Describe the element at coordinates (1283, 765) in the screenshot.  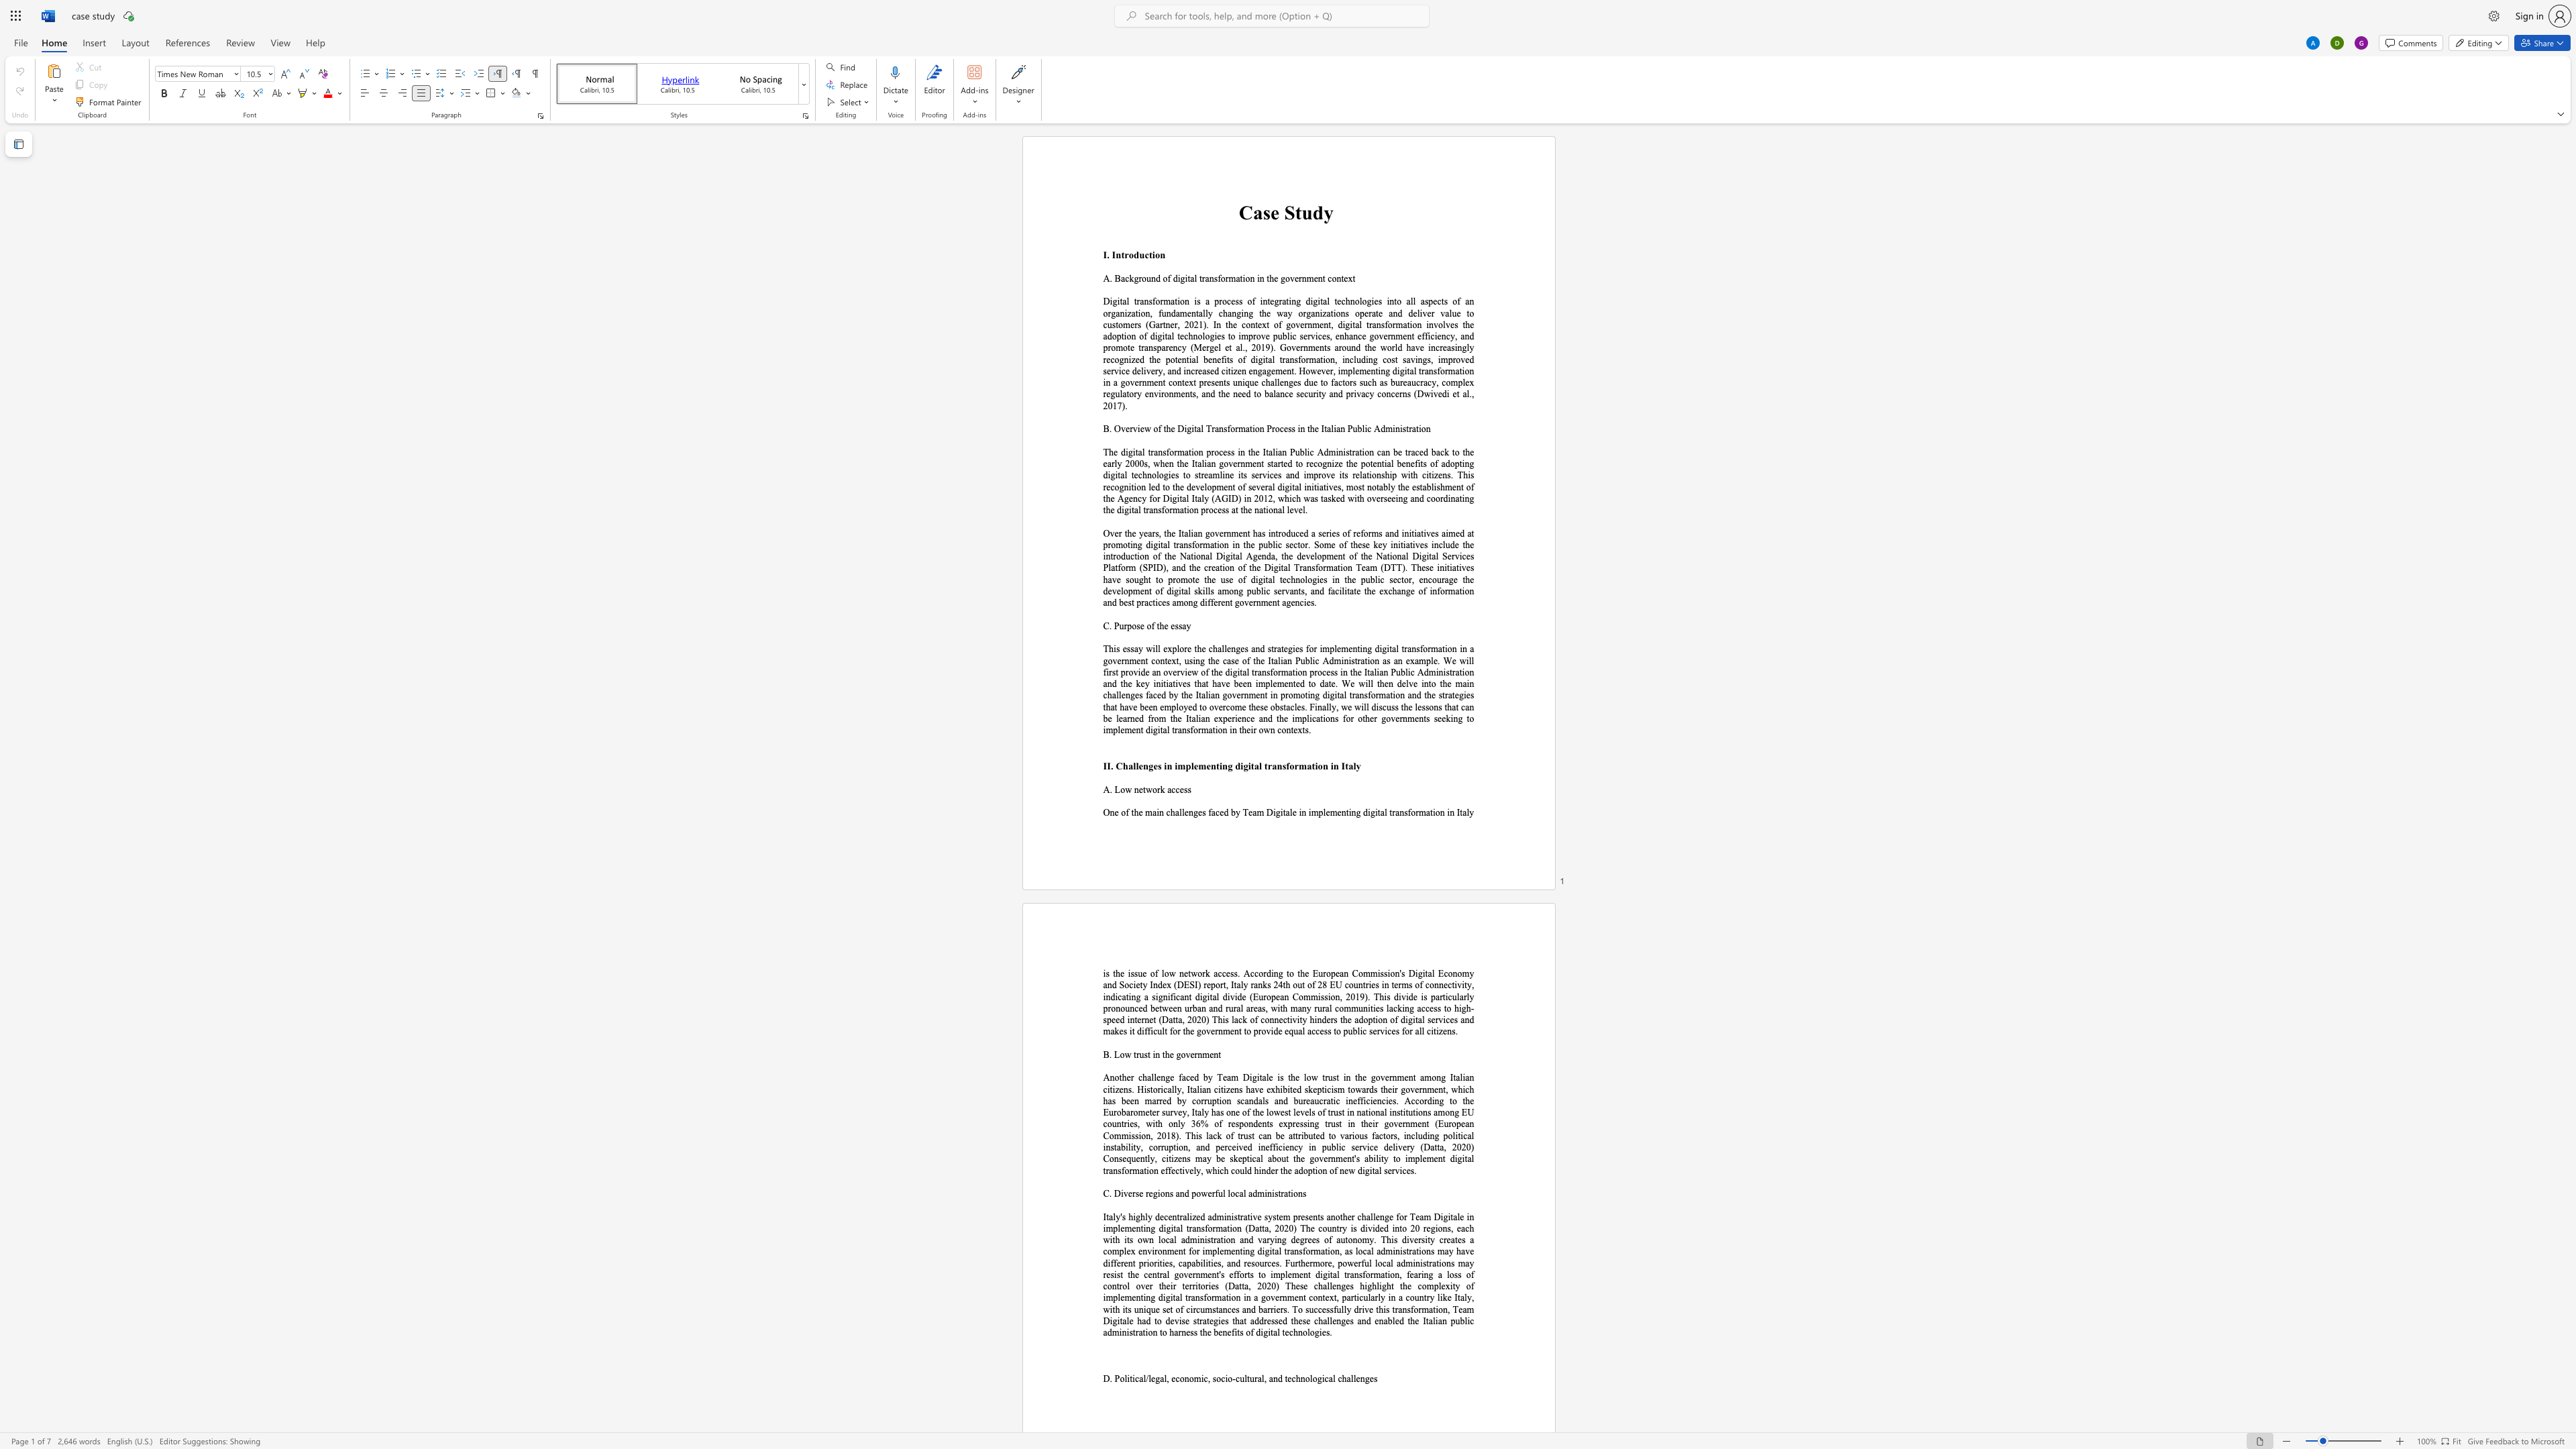
I see `the 2th character "s" in the text` at that location.